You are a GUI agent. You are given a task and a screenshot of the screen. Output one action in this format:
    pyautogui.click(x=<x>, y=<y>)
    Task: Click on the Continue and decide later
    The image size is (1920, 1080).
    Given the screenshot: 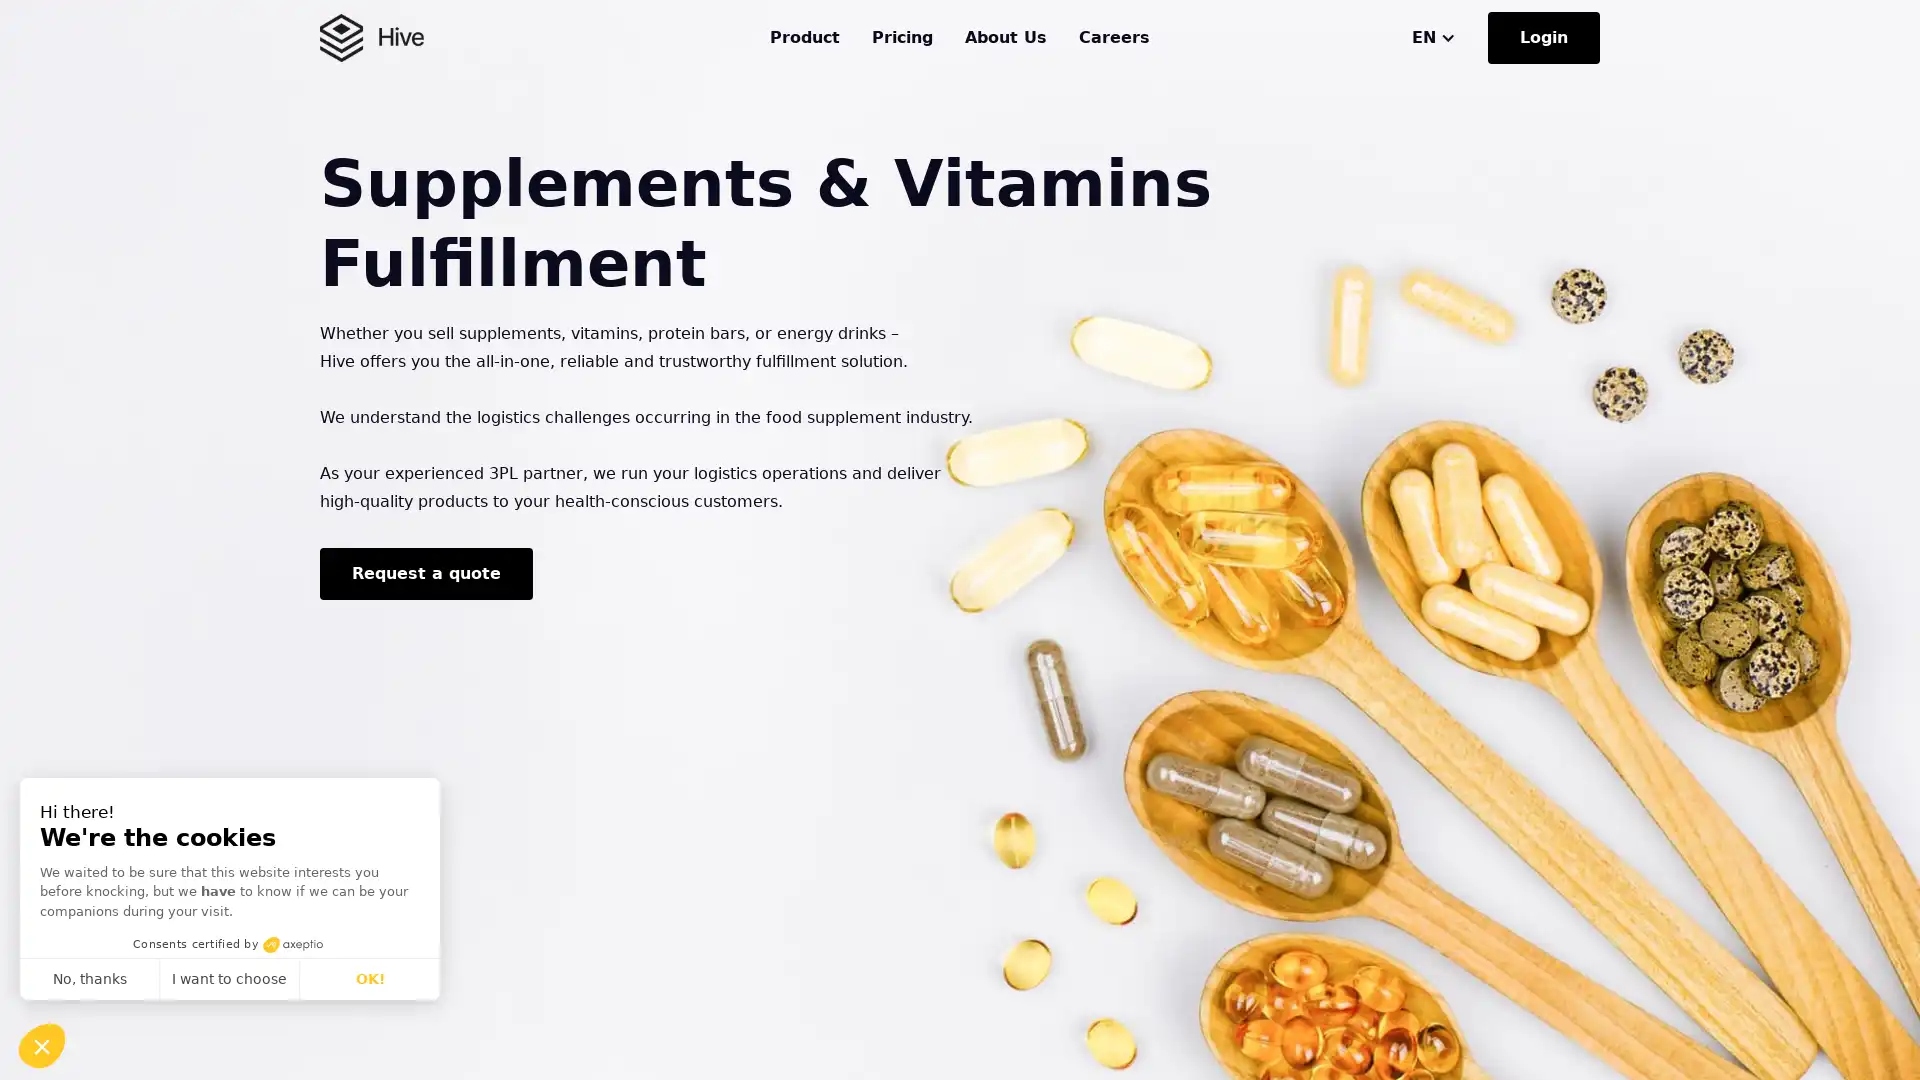 What is the action you would take?
    pyautogui.click(x=42, y=1044)
    